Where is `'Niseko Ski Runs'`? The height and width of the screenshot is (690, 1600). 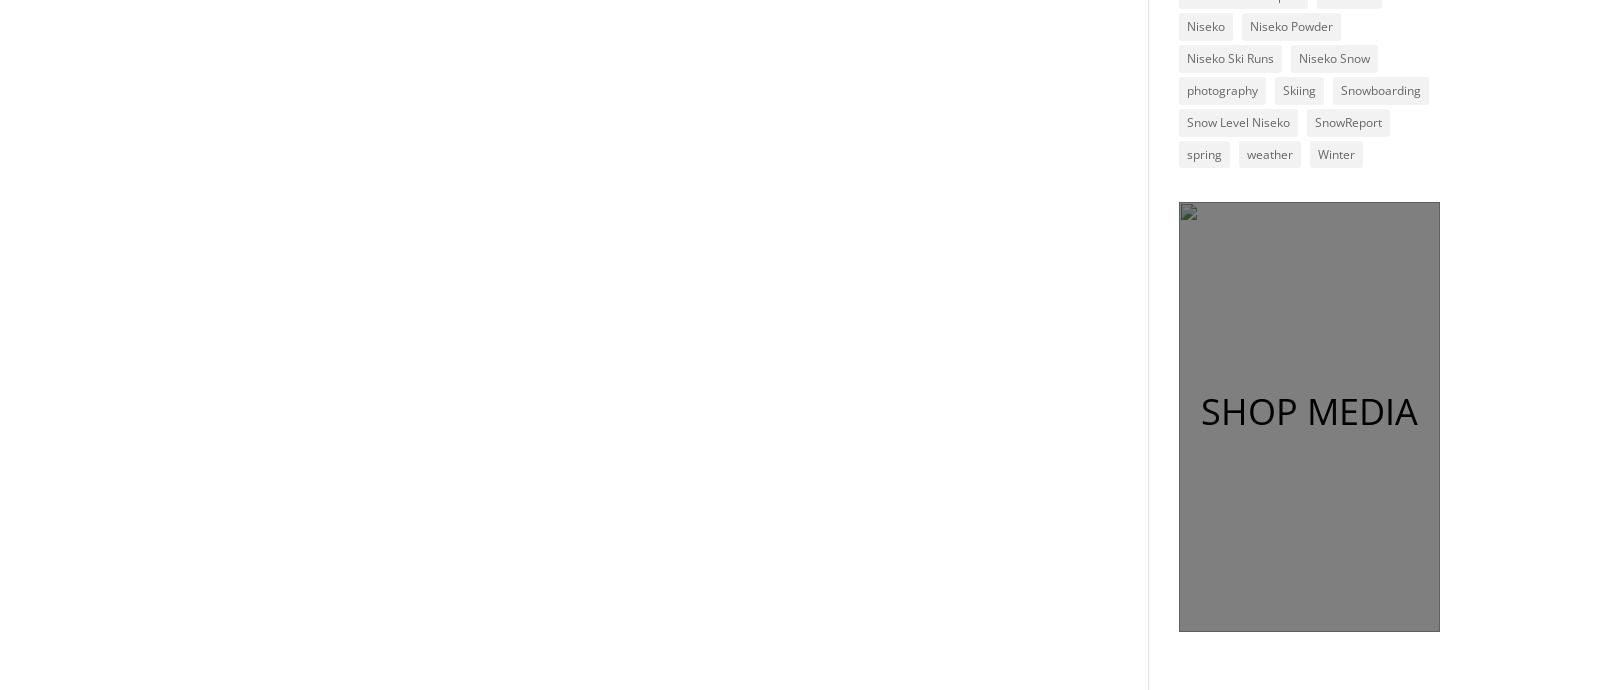
'Niseko Ski Runs' is located at coordinates (1228, 57).